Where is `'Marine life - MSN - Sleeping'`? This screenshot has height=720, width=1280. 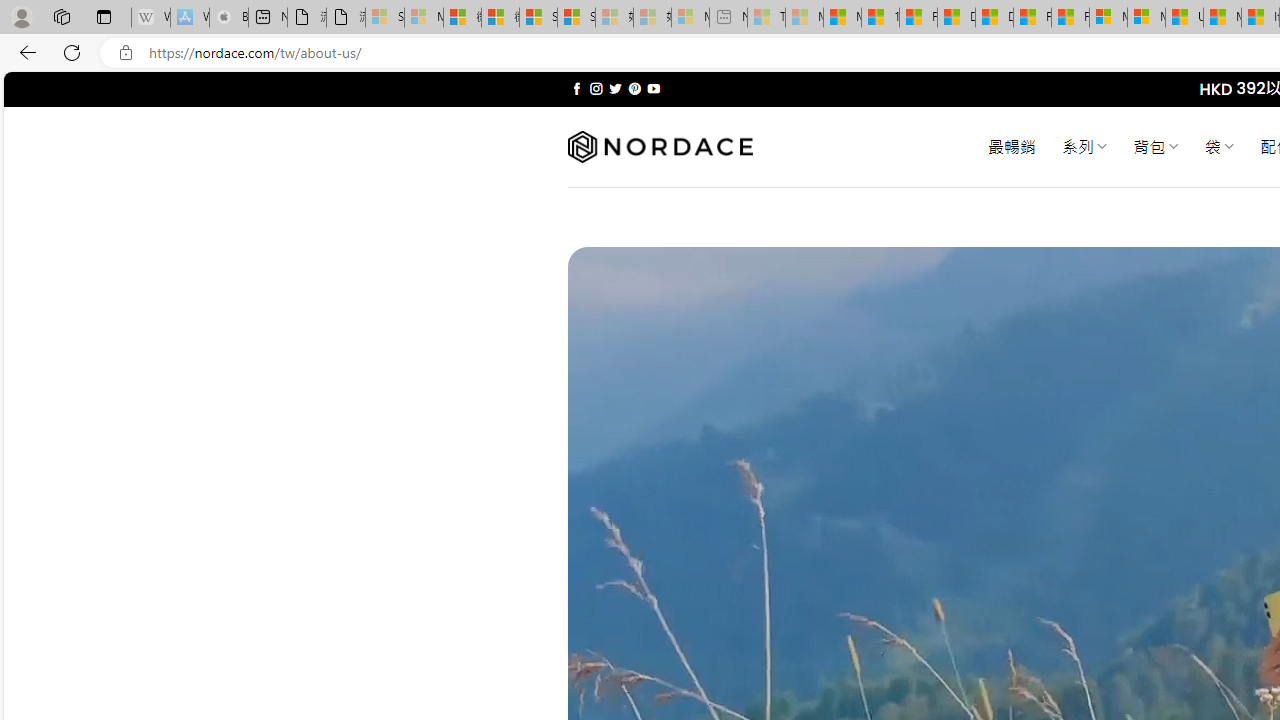 'Marine life - MSN - Sleeping' is located at coordinates (804, 17).